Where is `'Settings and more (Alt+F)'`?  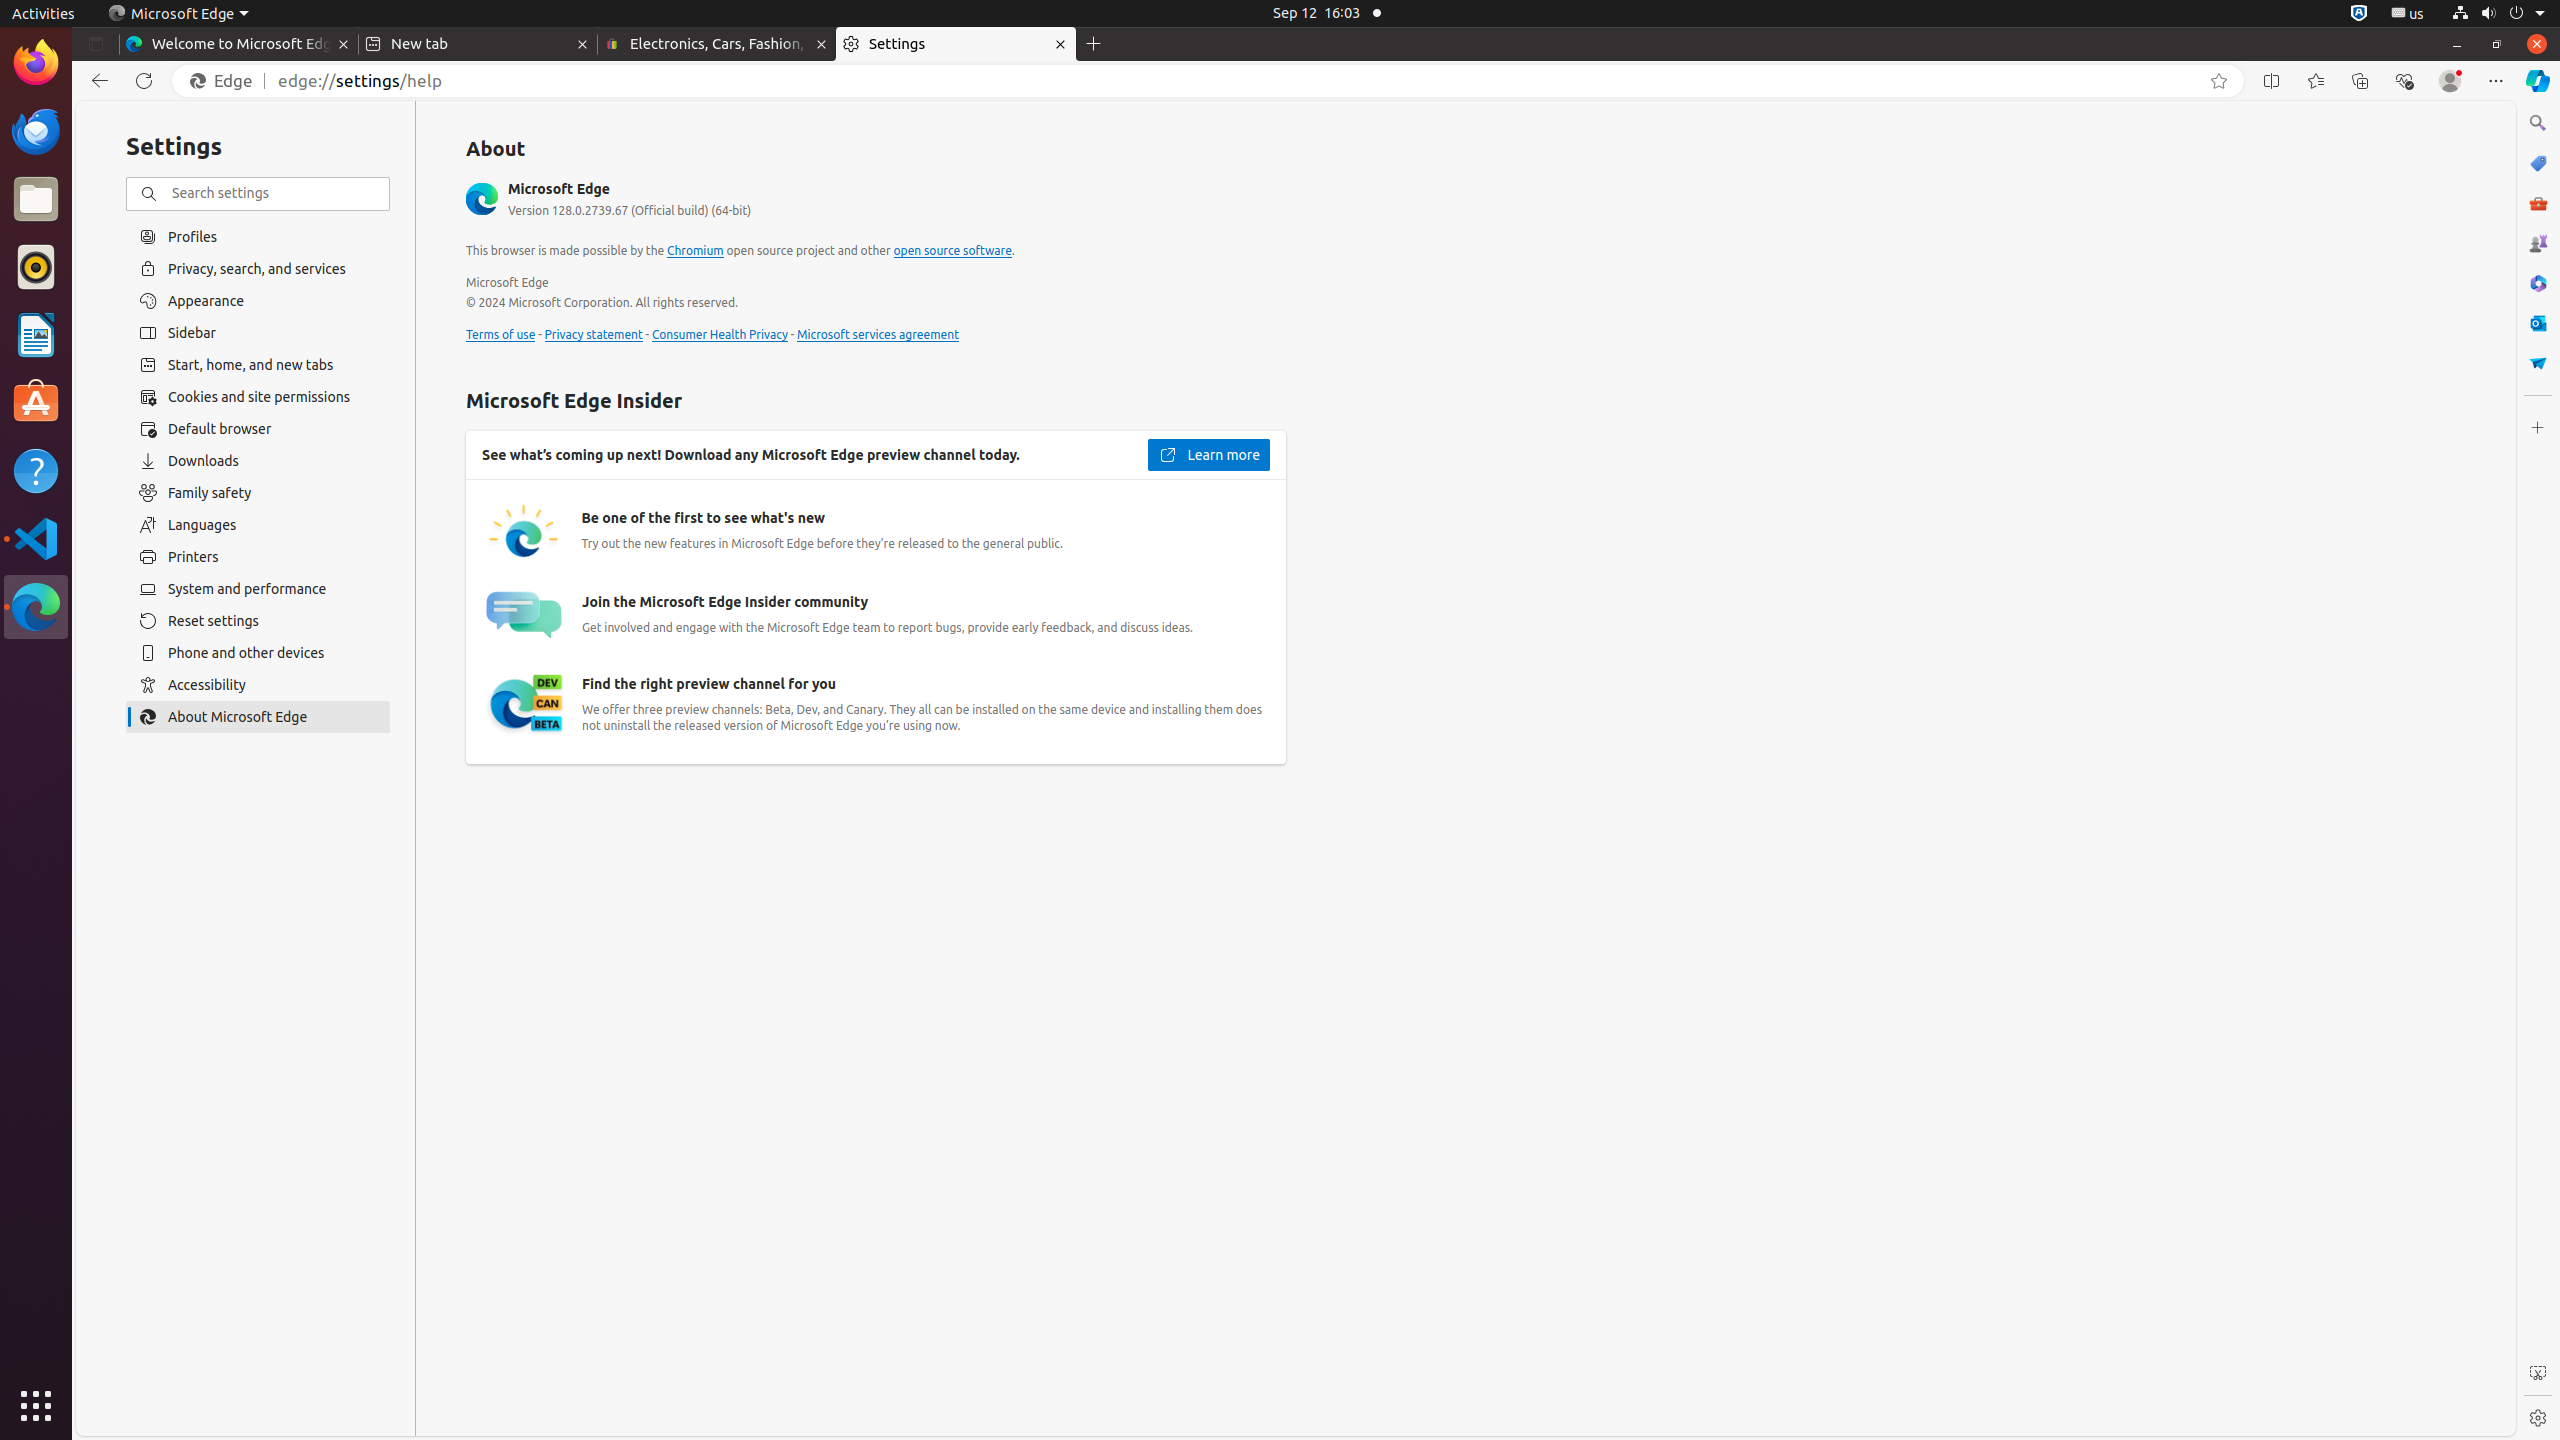
'Settings and more (Alt+F)' is located at coordinates (2495, 80).